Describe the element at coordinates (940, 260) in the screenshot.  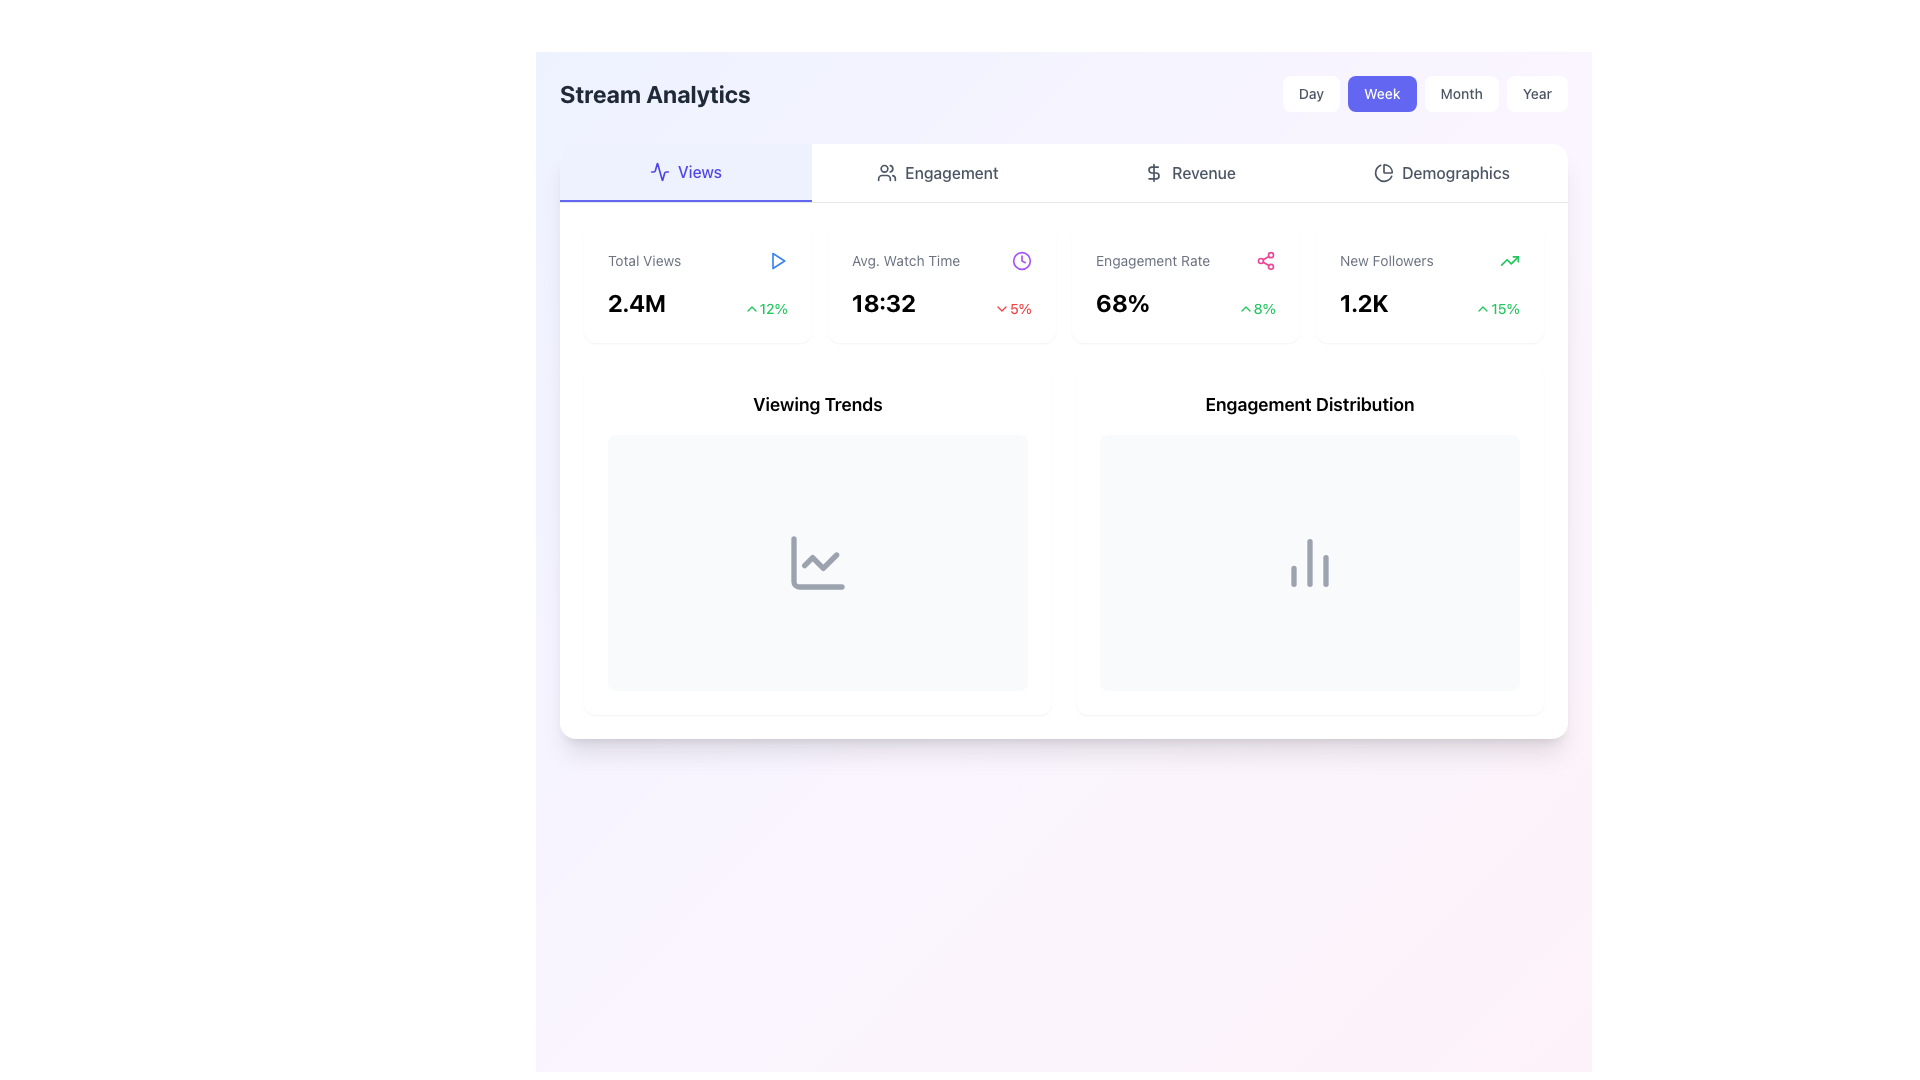
I see `the purple clock icon next to the 'Avg. Watch Time' text label in the 'Stream Analytics' dashboard` at that location.